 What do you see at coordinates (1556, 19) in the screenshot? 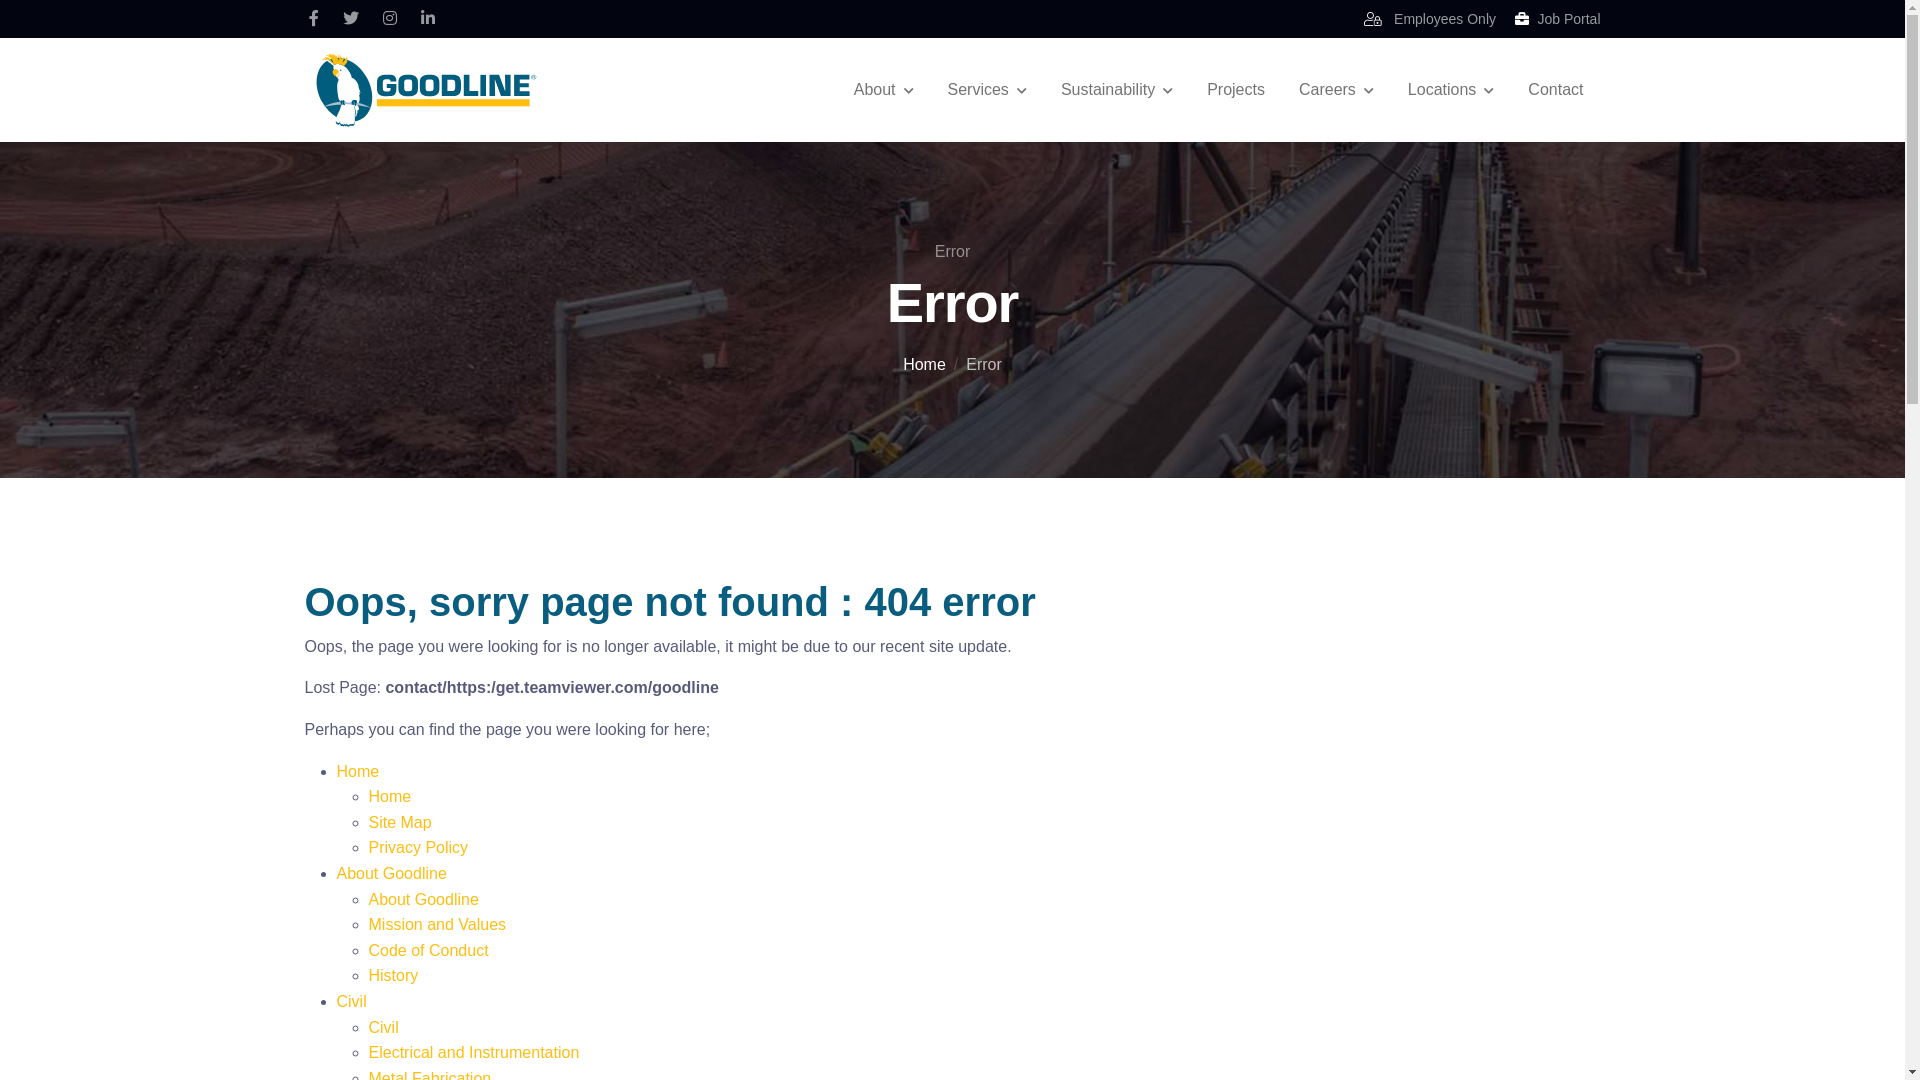
I see `'Job Portal'` at bounding box center [1556, 19].